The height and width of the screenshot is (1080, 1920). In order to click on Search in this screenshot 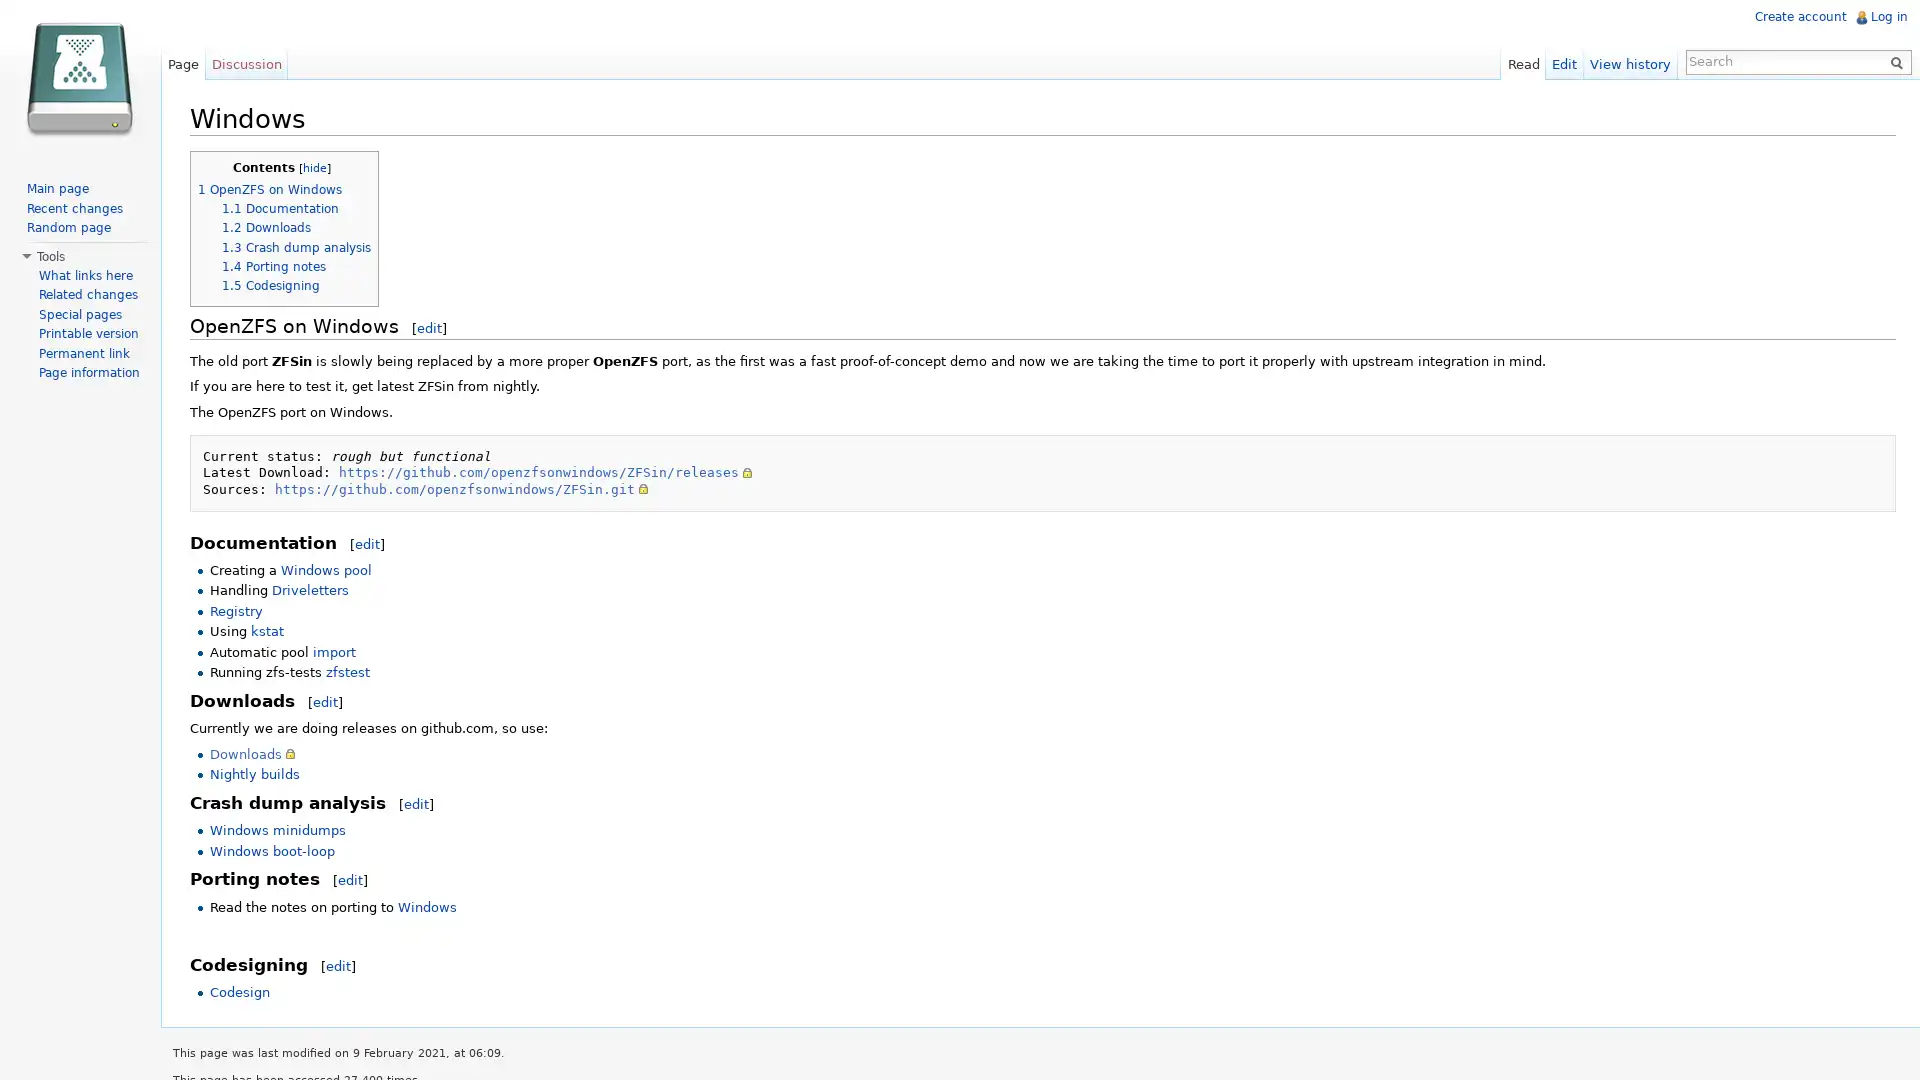, I will do `click(1890, 60)`.